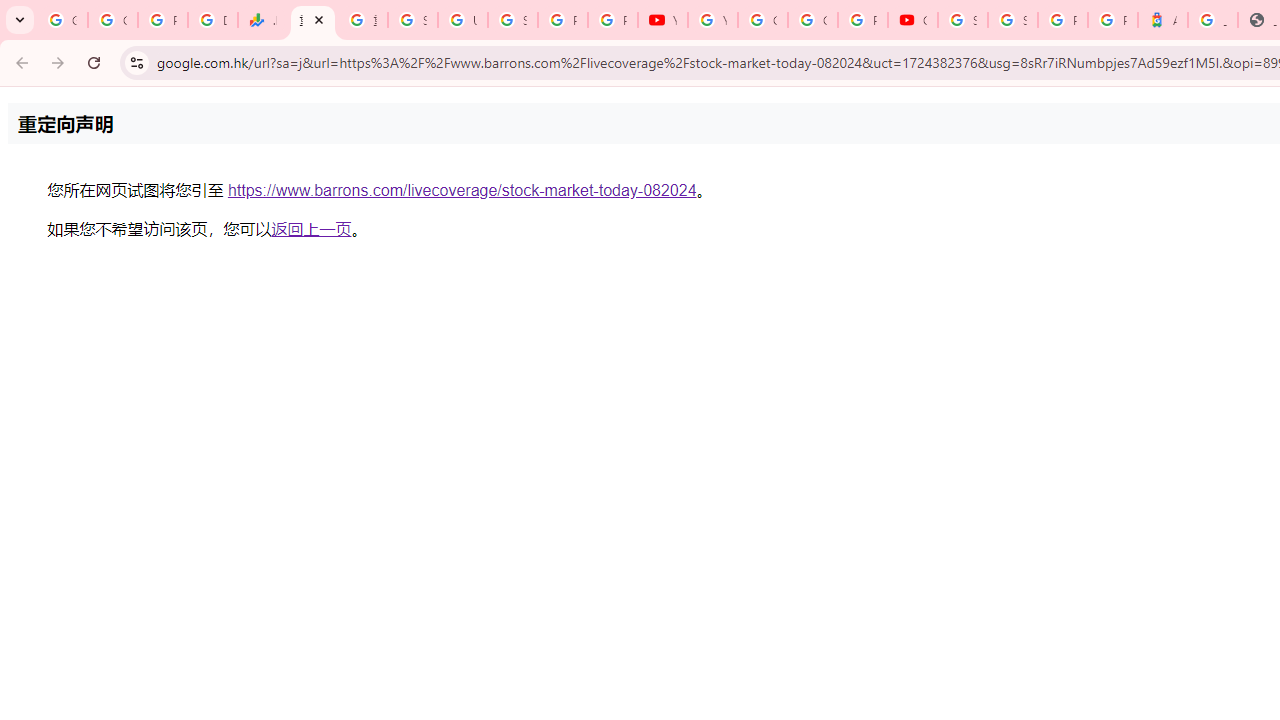 The width and height of the screenshot is (1280, 720). What do you see at coordinates (1162, 20) in the screenshot?
I see `'Atour Hotel - Google hotels'` at bounding box center [1162, 20].